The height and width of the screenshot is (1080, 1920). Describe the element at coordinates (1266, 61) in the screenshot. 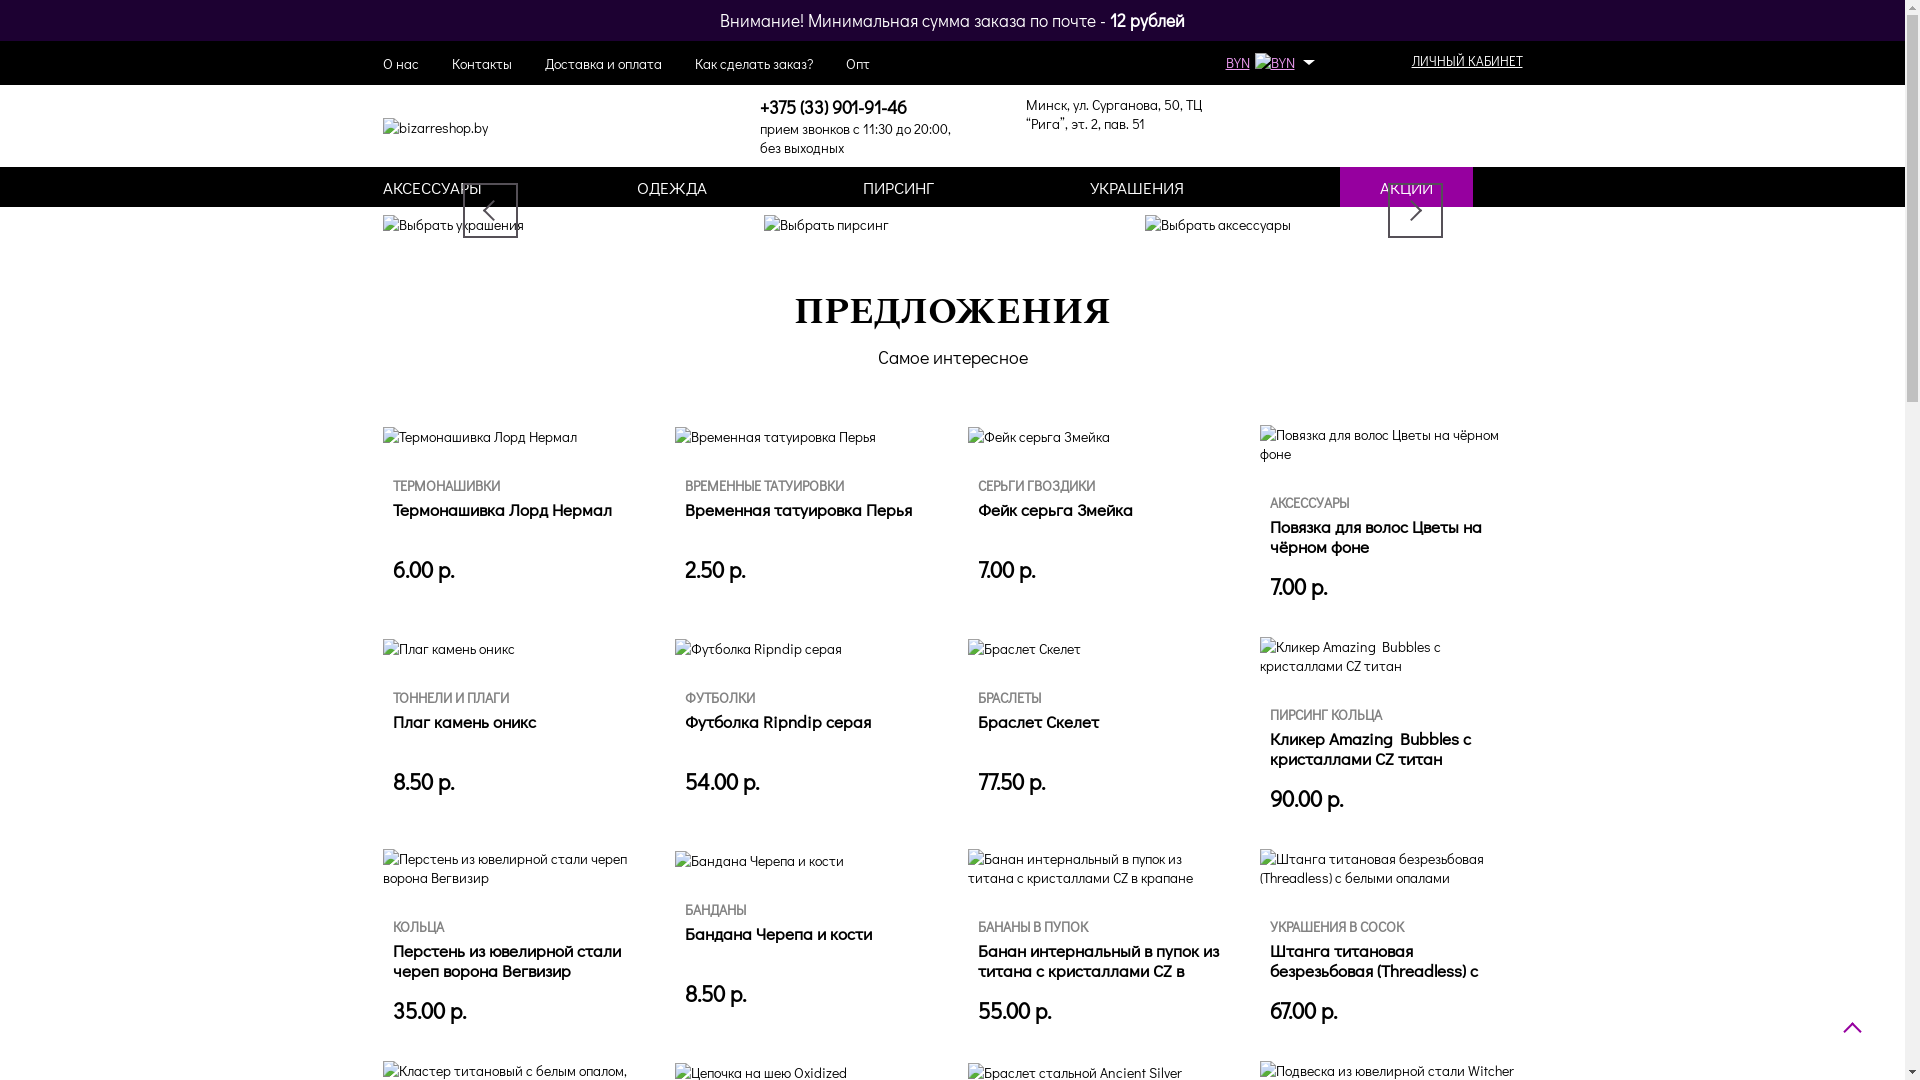

I see `'BYN'` at that location.